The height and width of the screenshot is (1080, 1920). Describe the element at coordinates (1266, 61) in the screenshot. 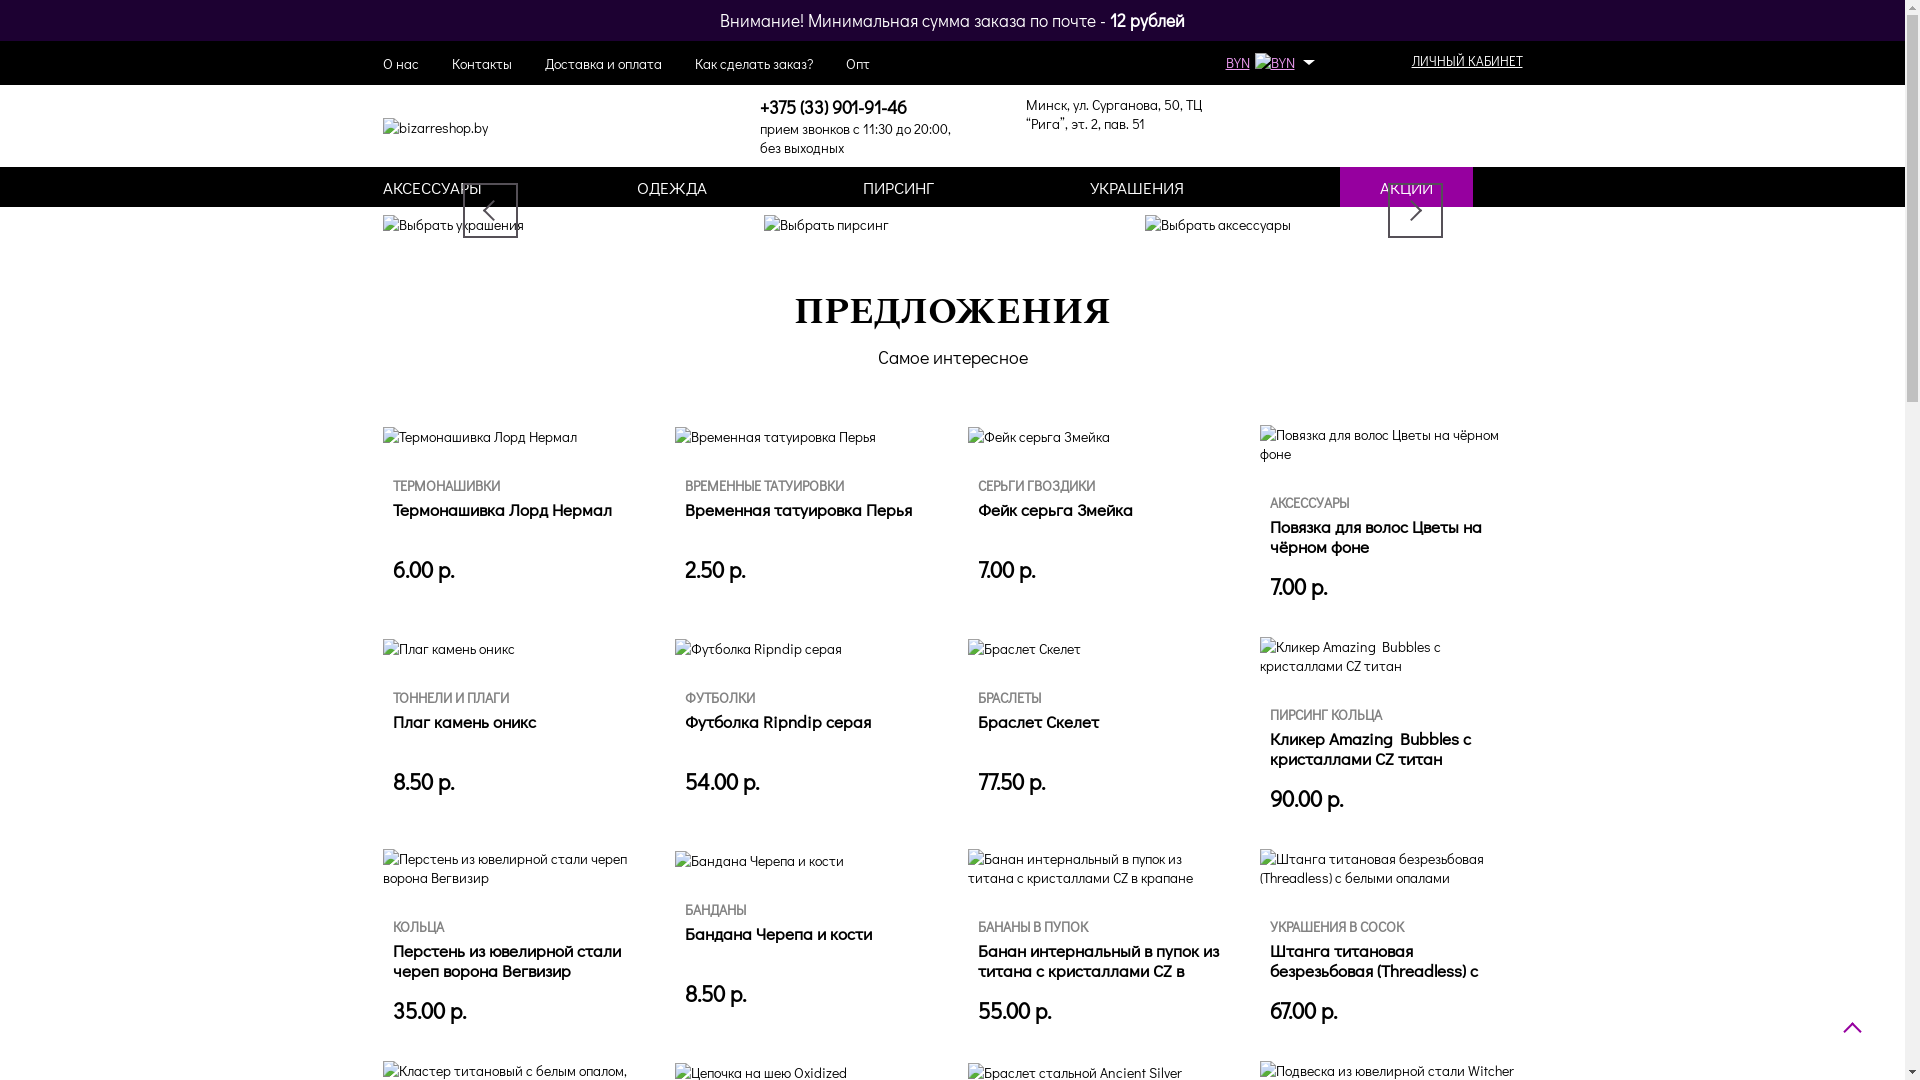

I see `'BYN'` at that location.